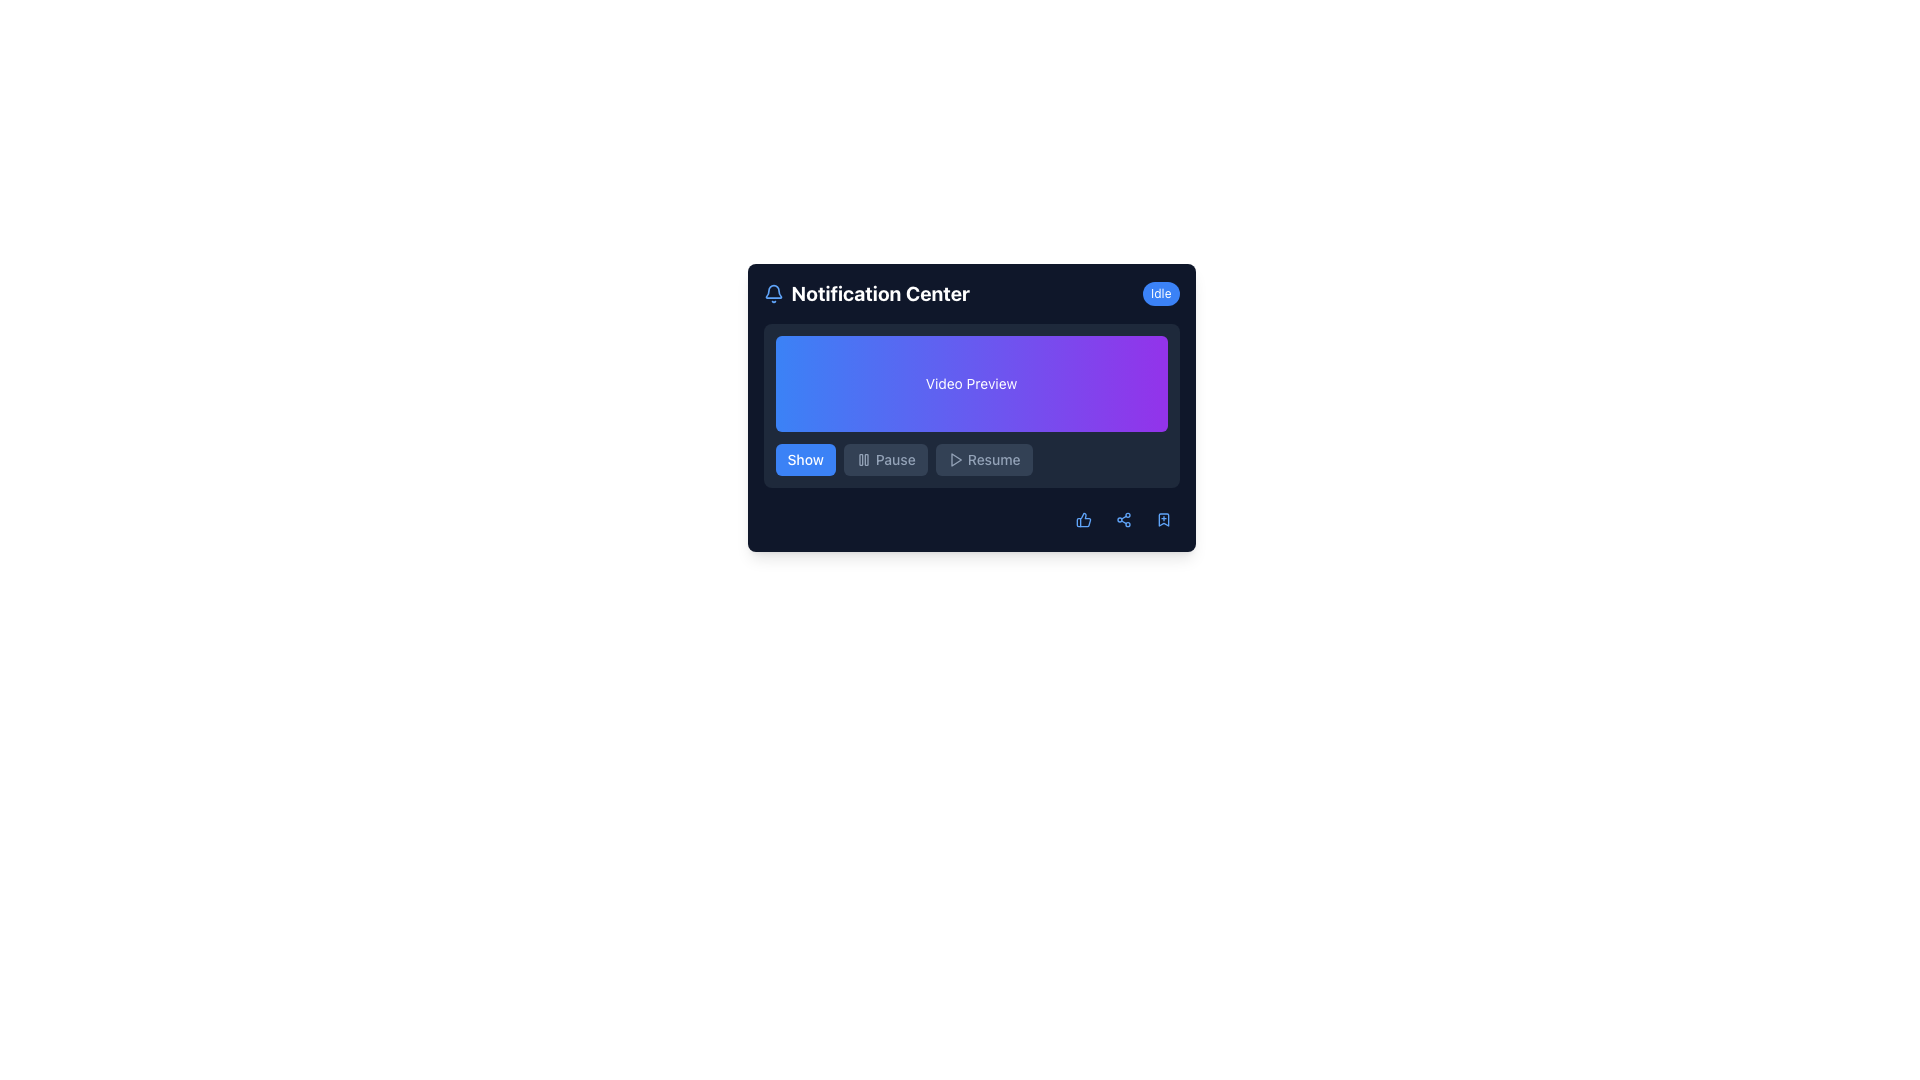 The height and width of the screenshot is (1080, 1920). I want to click on the bookmark icon button located at the bottom-right corner of the interface, which is the third icon in the row from the right, so click(1163, 519).